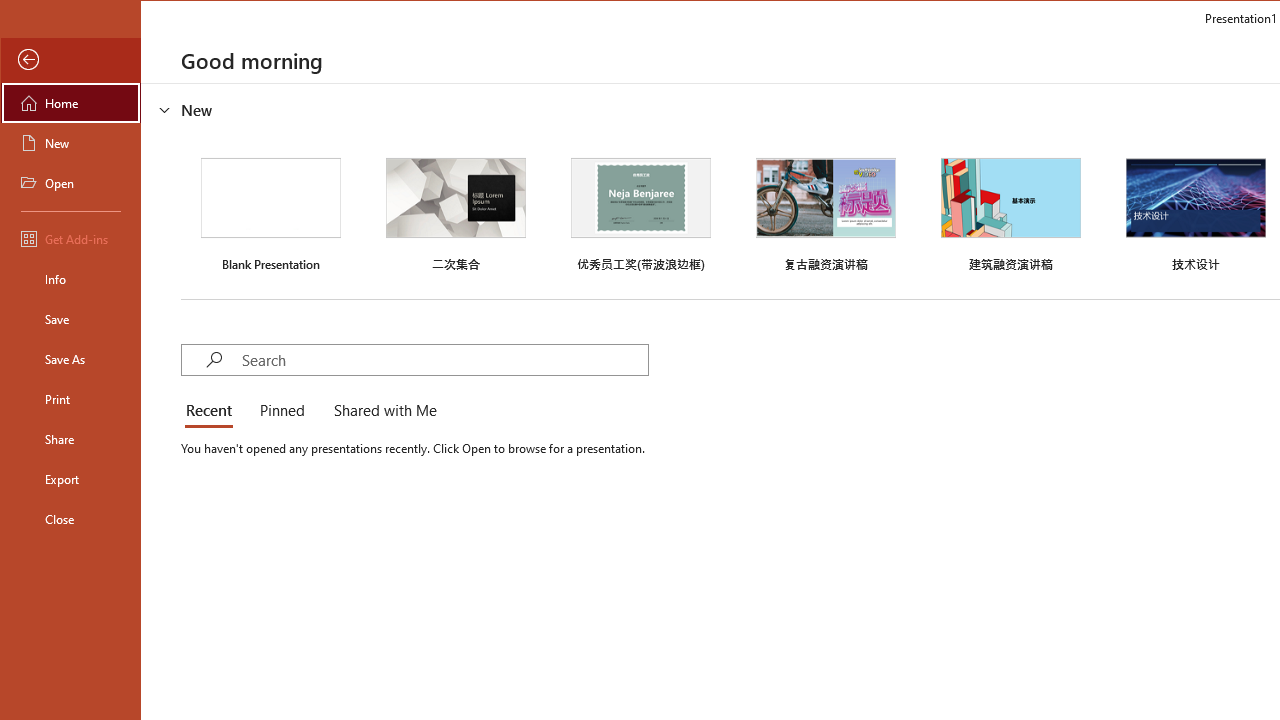 Image resolution: width=1280 pixels, height=720 pixels. What do you see at coordinates (71, 279) in the screenshot?
I see `'Info'` at bounding box center [71, 279].